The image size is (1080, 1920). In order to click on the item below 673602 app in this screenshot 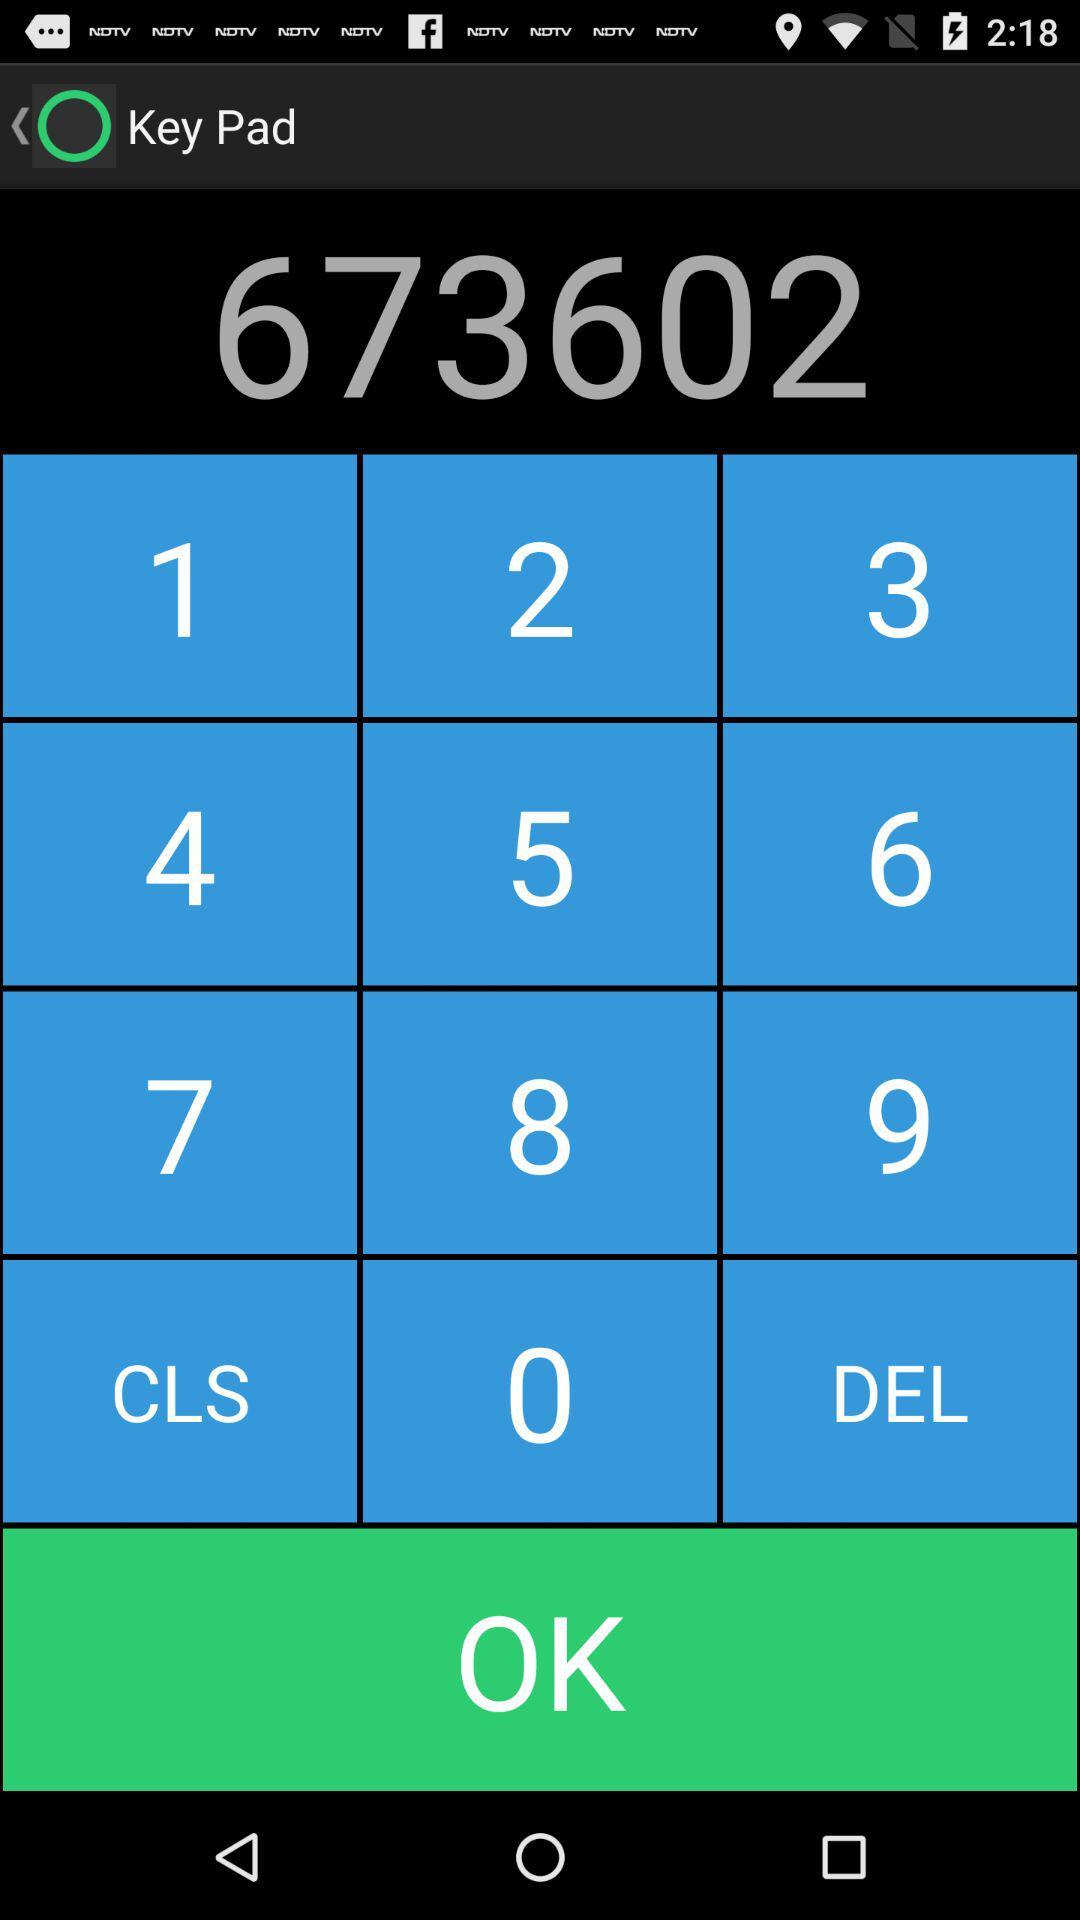, I will do `click(180, 584)`.